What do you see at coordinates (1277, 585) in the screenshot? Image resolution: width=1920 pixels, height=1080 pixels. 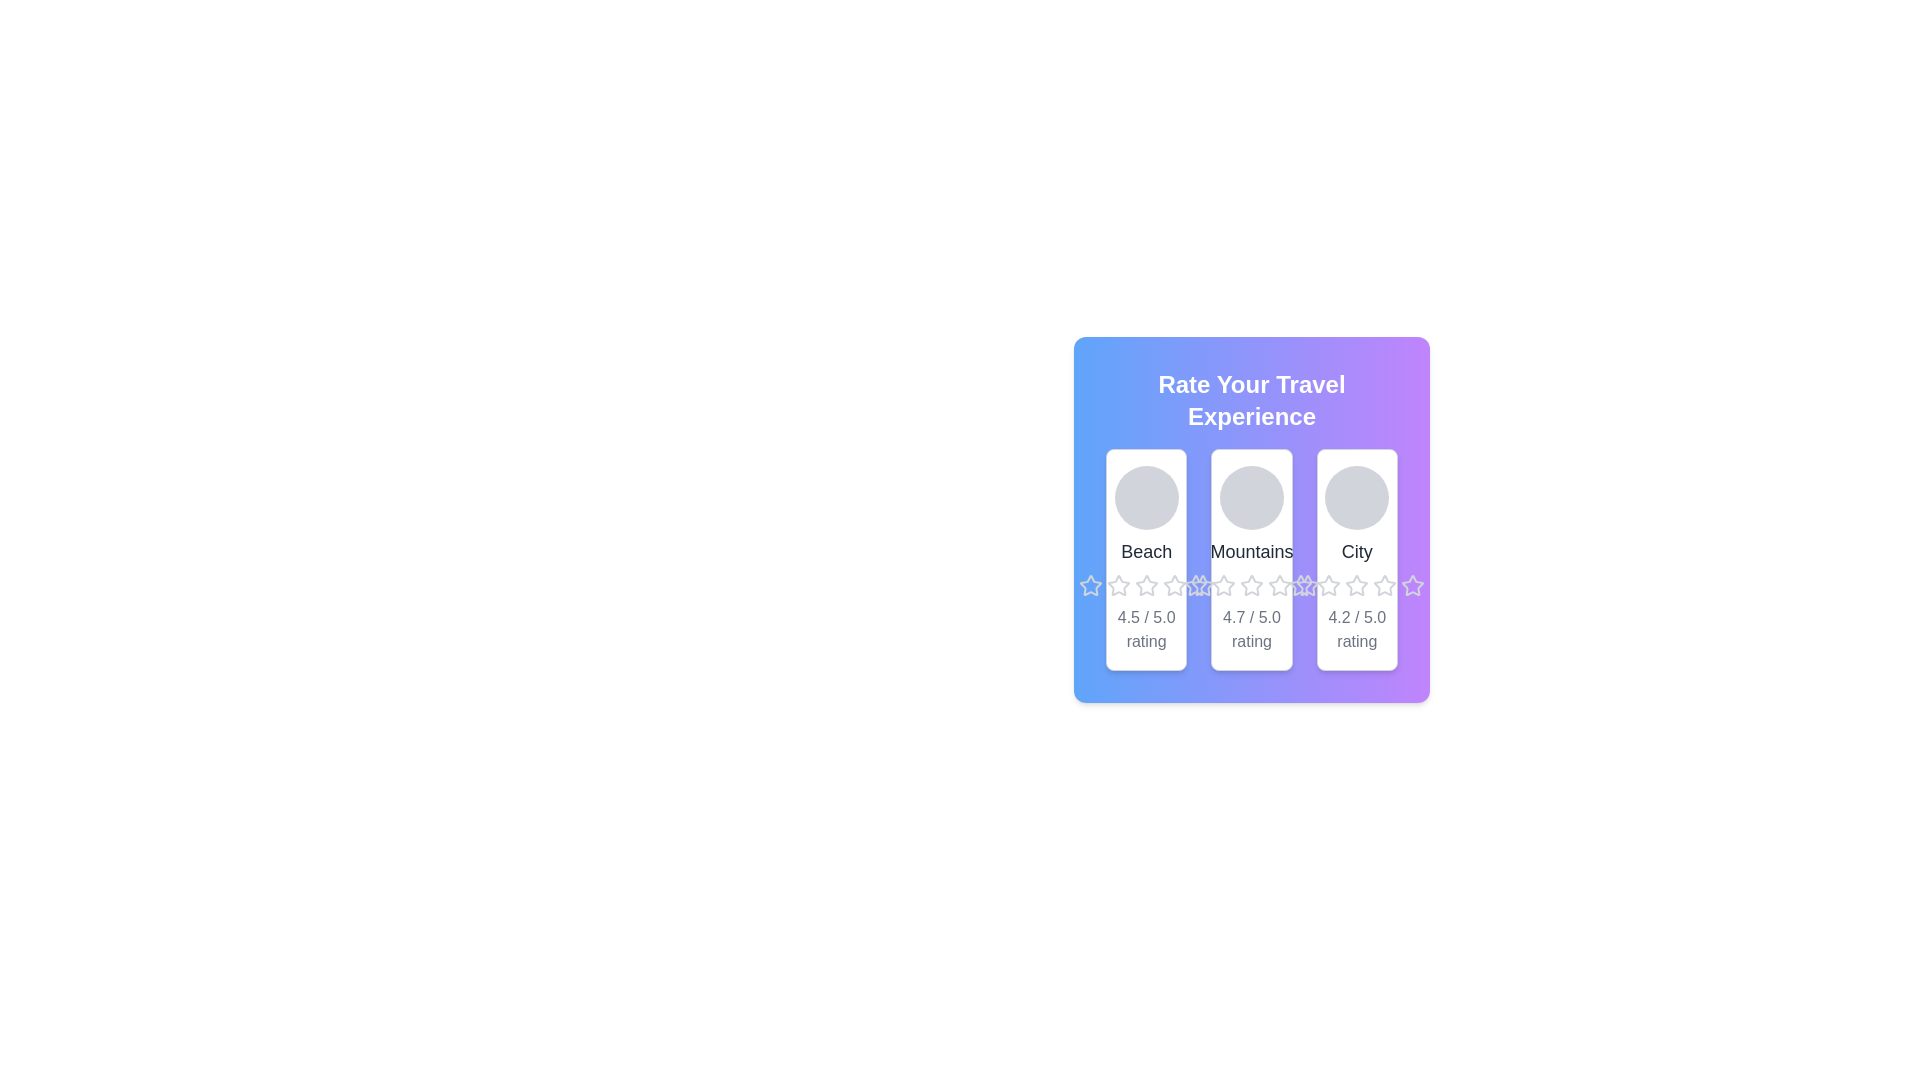 I see `the fourth star in the rating section beneath the 'Mountains' card` at bounding box center [1277, 585].